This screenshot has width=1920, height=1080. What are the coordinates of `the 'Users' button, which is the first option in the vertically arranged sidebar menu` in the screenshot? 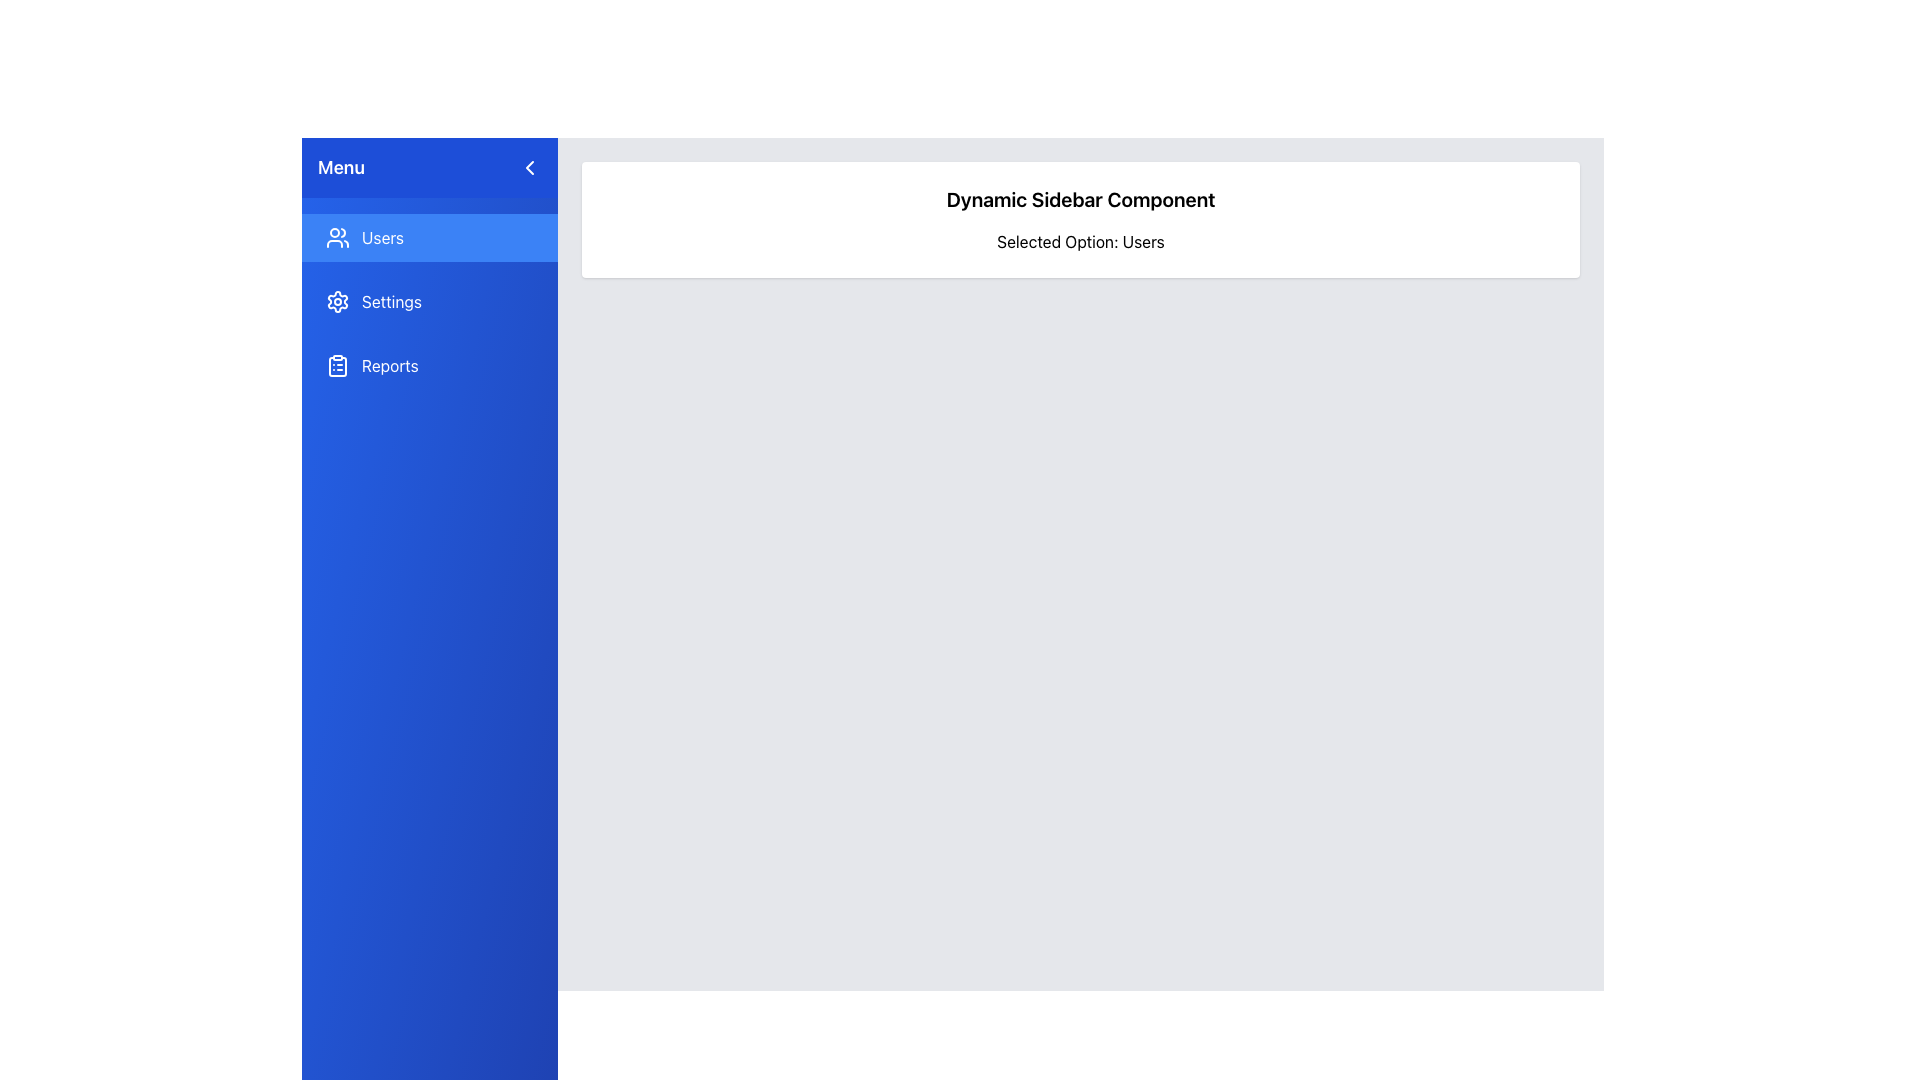 It's located at (429, 237).